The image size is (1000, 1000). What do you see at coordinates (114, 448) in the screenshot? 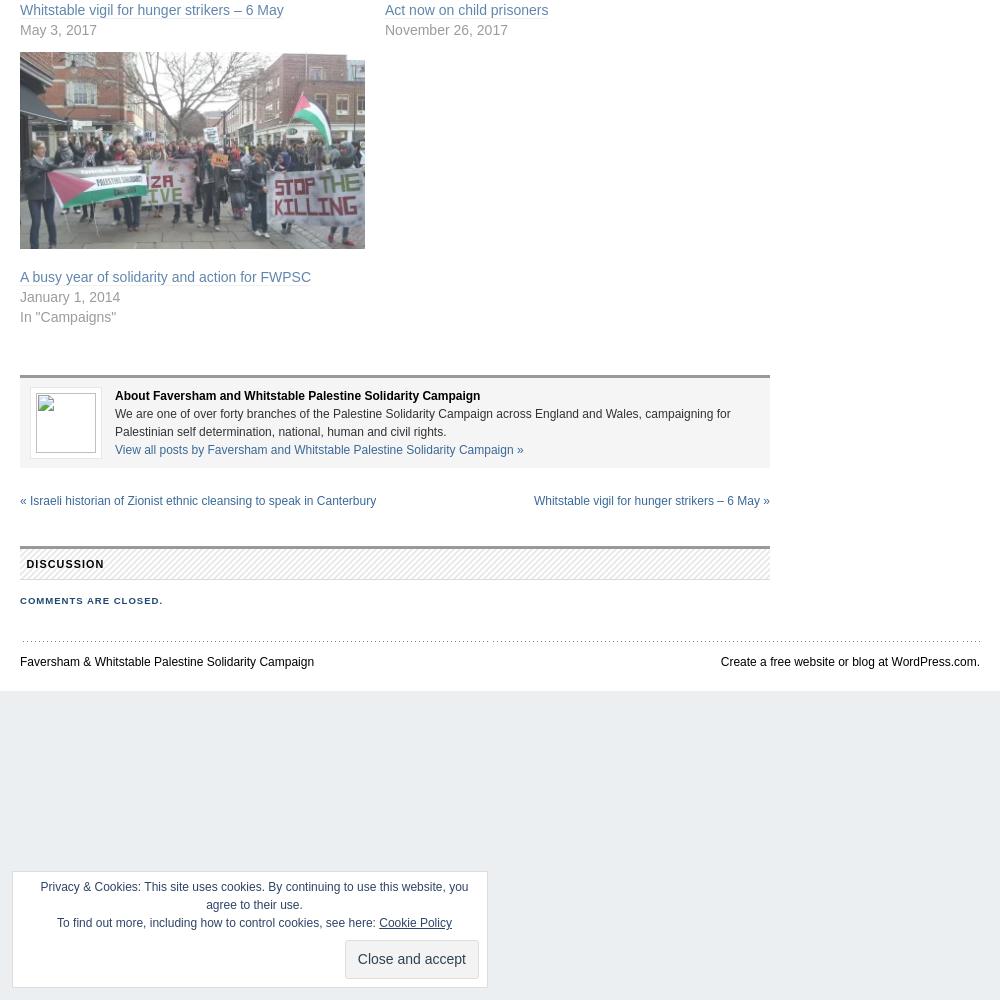
I see `'View all posts by Faversham and Whitstable Palestine Solidarity Campaign'` at bounding box center [114, 448].